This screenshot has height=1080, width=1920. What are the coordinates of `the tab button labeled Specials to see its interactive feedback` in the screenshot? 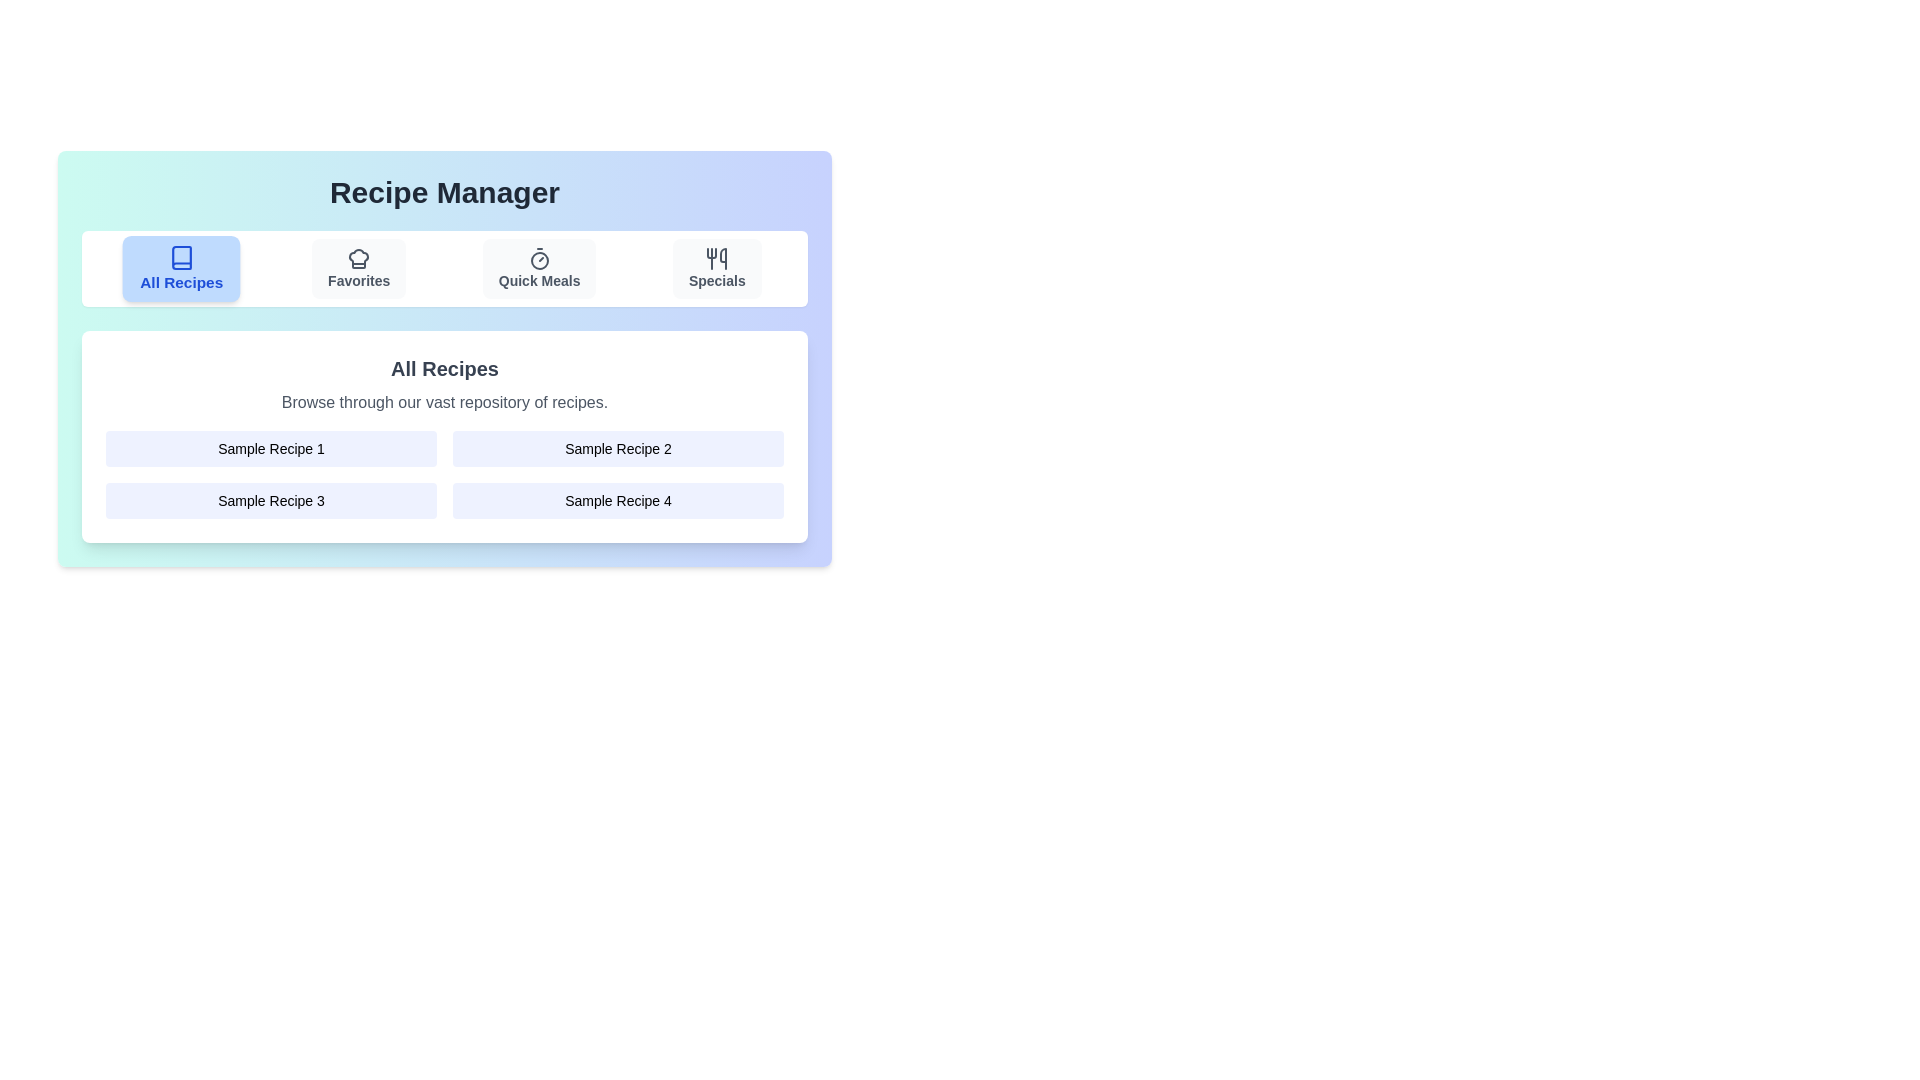 It's located at (717, 268).